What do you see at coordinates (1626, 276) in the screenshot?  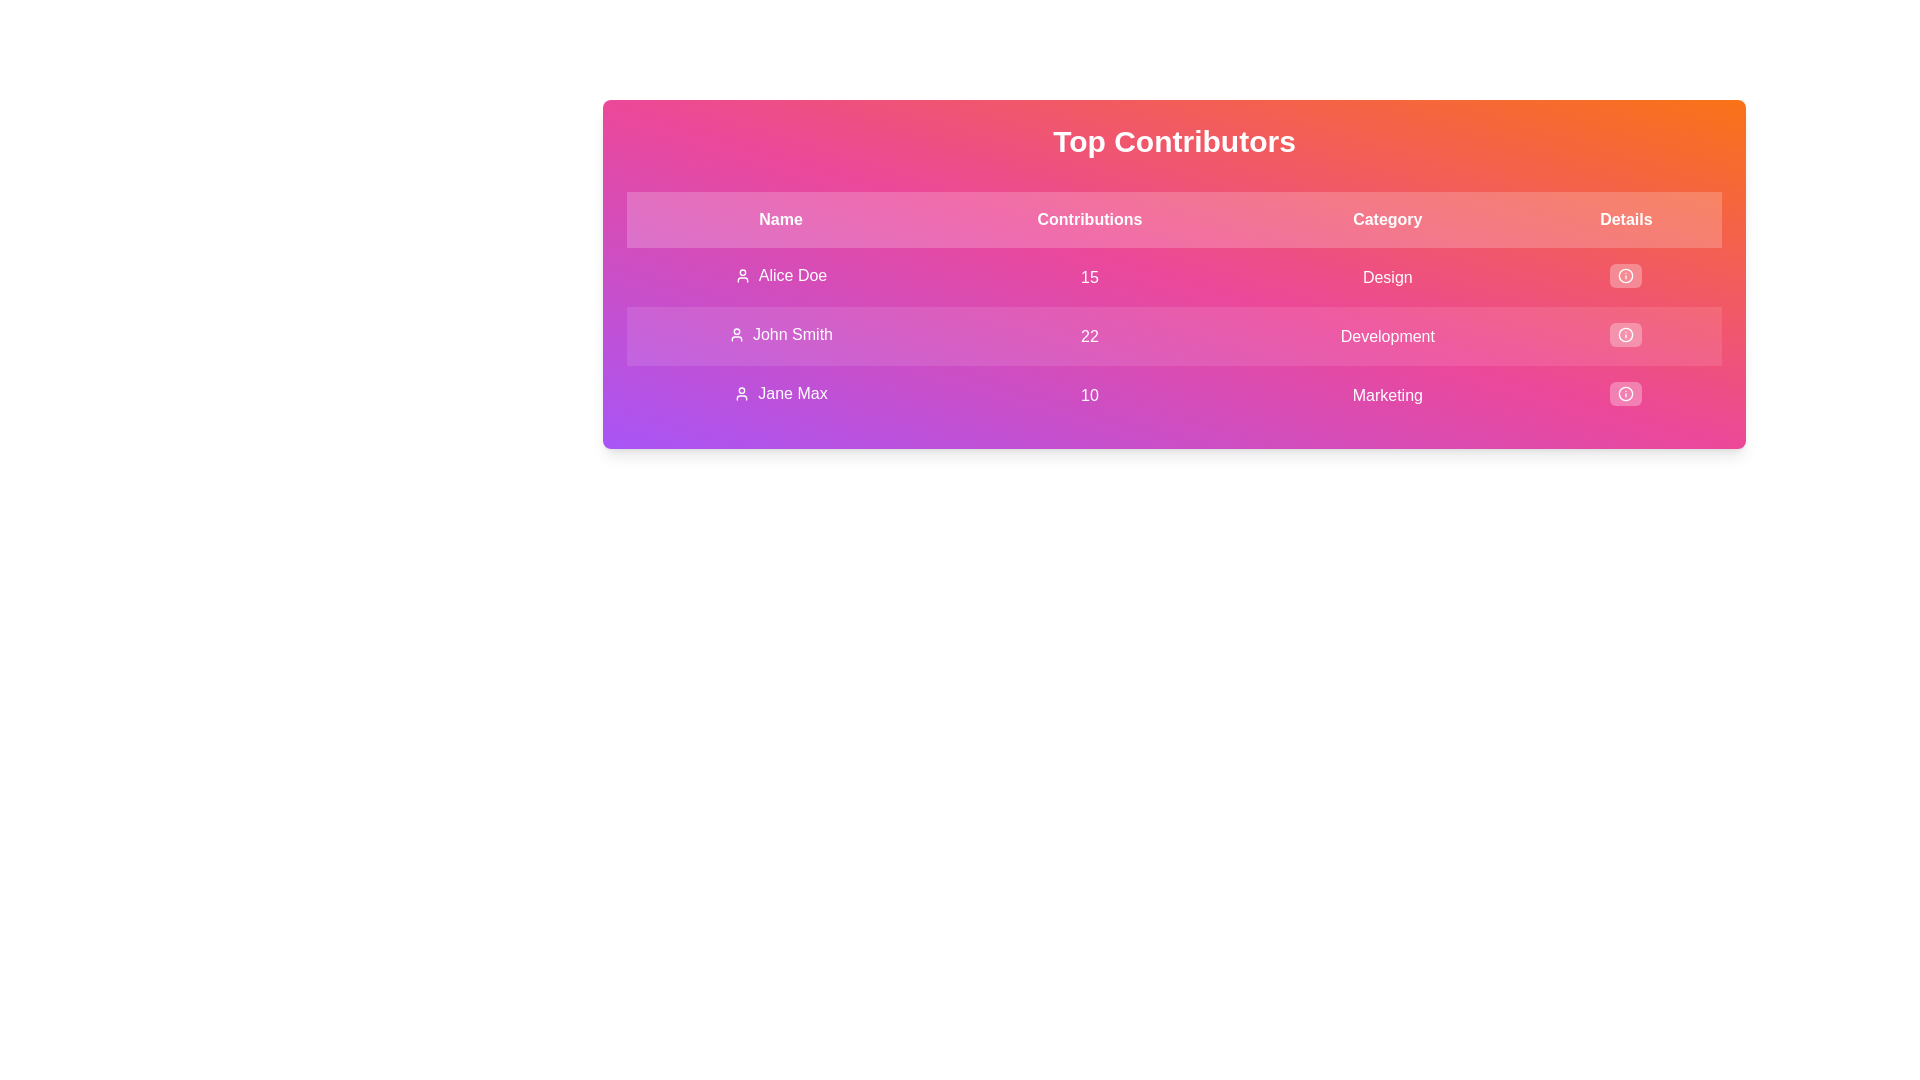 I see `the decorative graphical circle in the information icon located in the 'Details' column of the 'Top Contributors' table, first row for the 'Design' category` at bounding box center [1626, 276].